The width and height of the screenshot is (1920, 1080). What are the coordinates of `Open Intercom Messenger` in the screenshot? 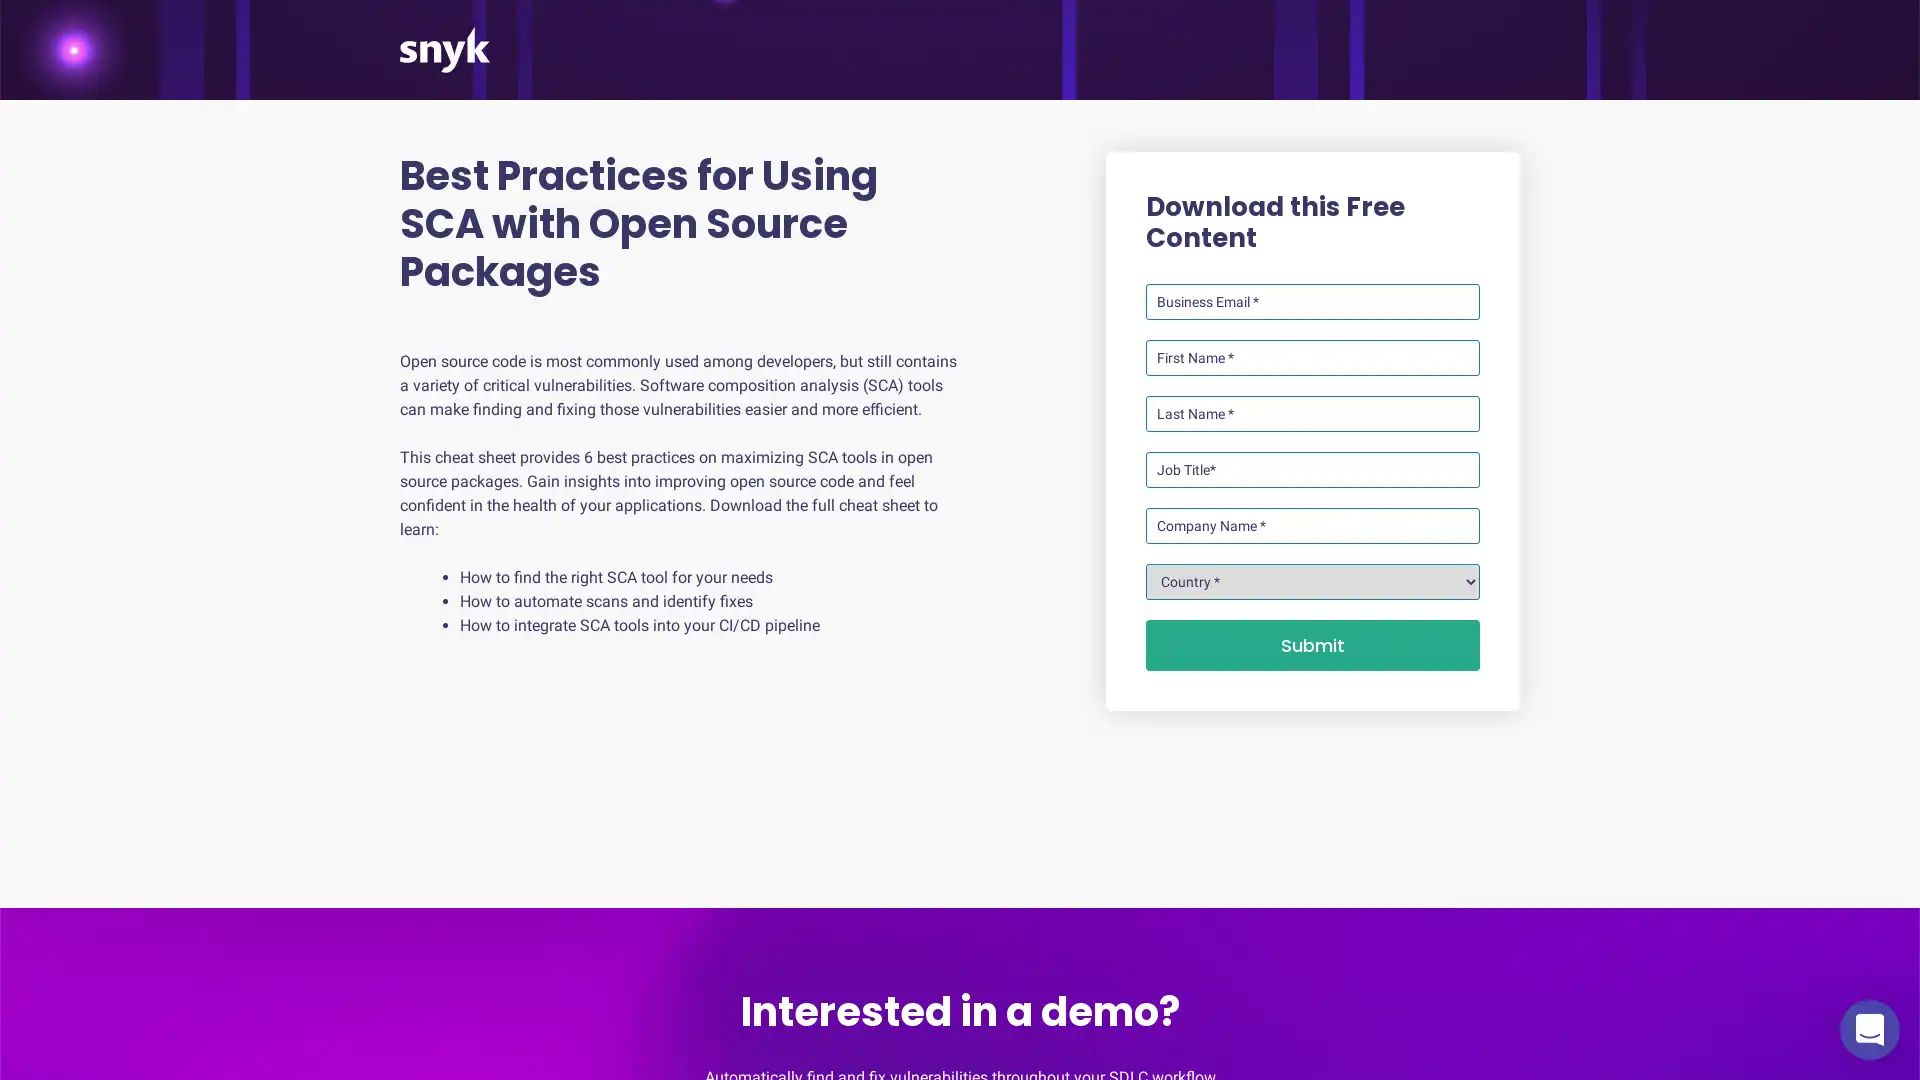 It's located at (1869, 1029).